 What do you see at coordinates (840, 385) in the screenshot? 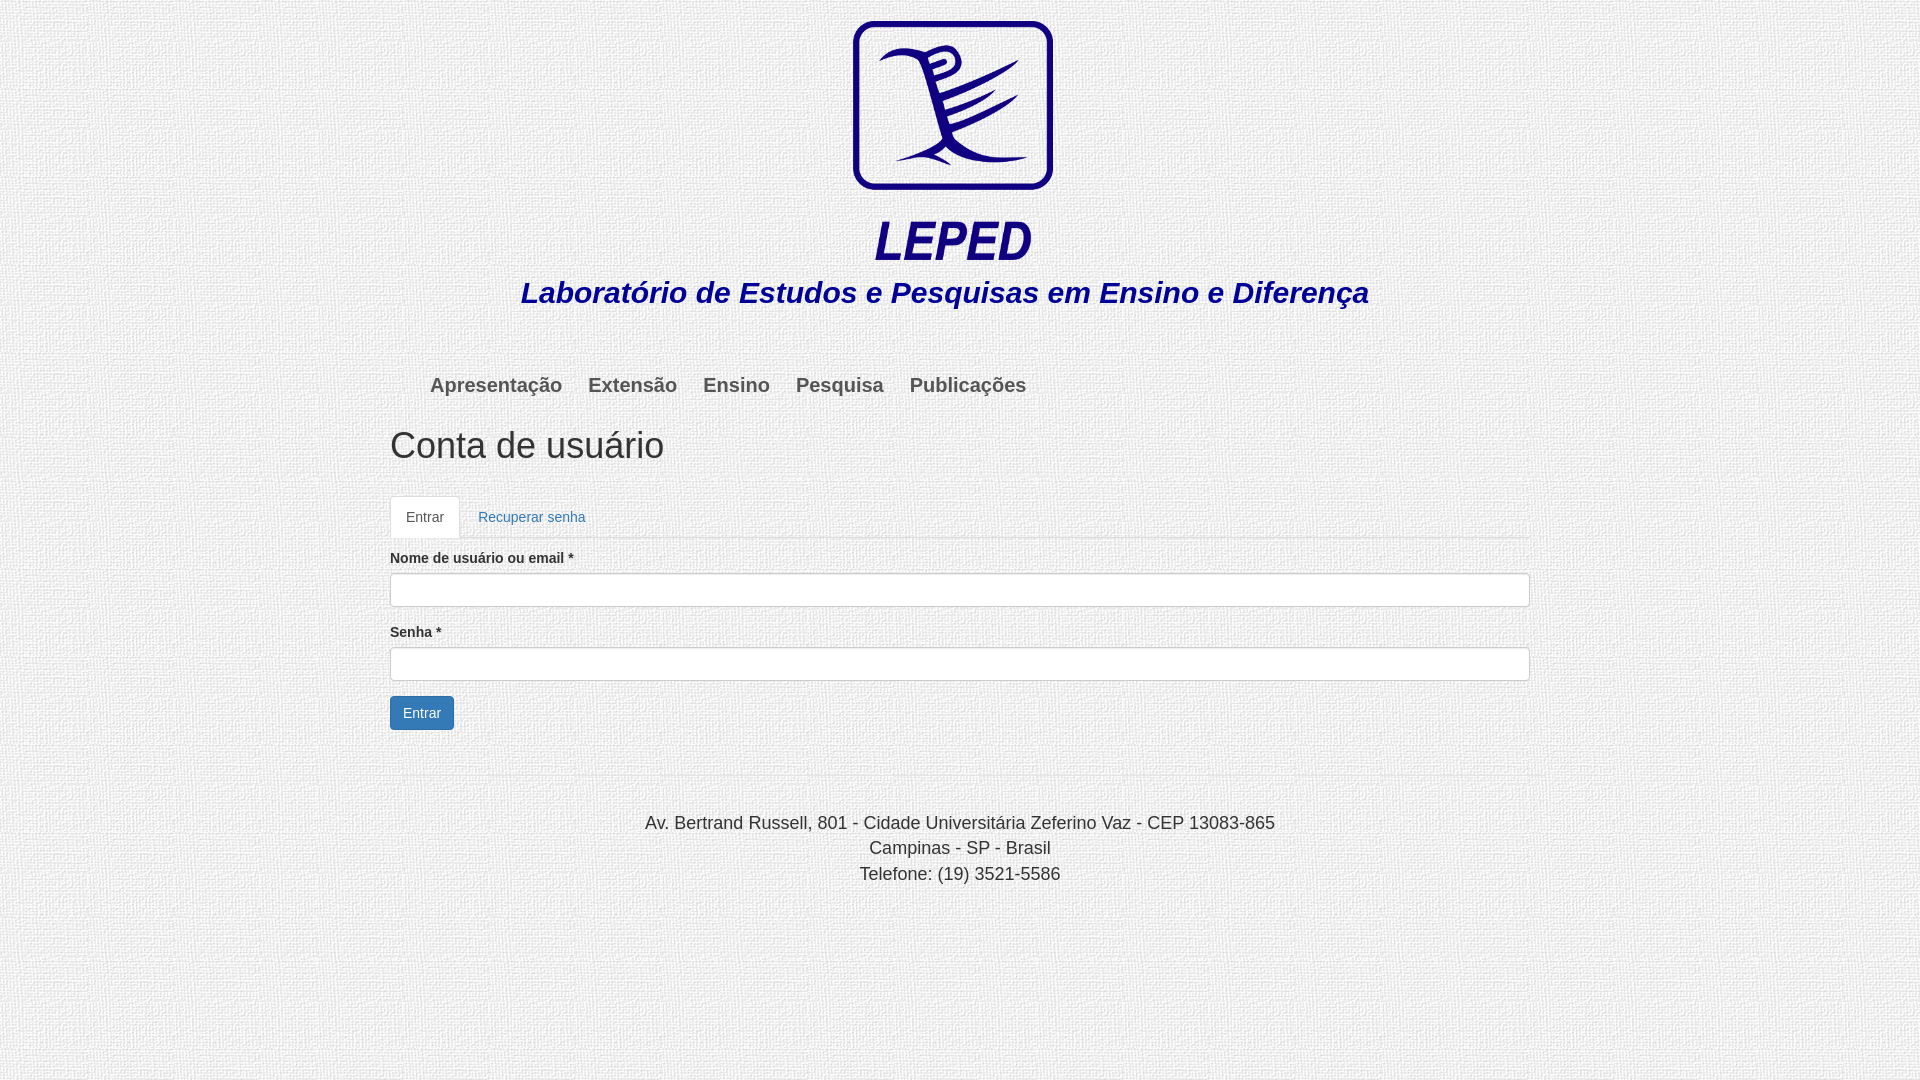
I see `'Pesquisa'` at bounding box center [840, 385].